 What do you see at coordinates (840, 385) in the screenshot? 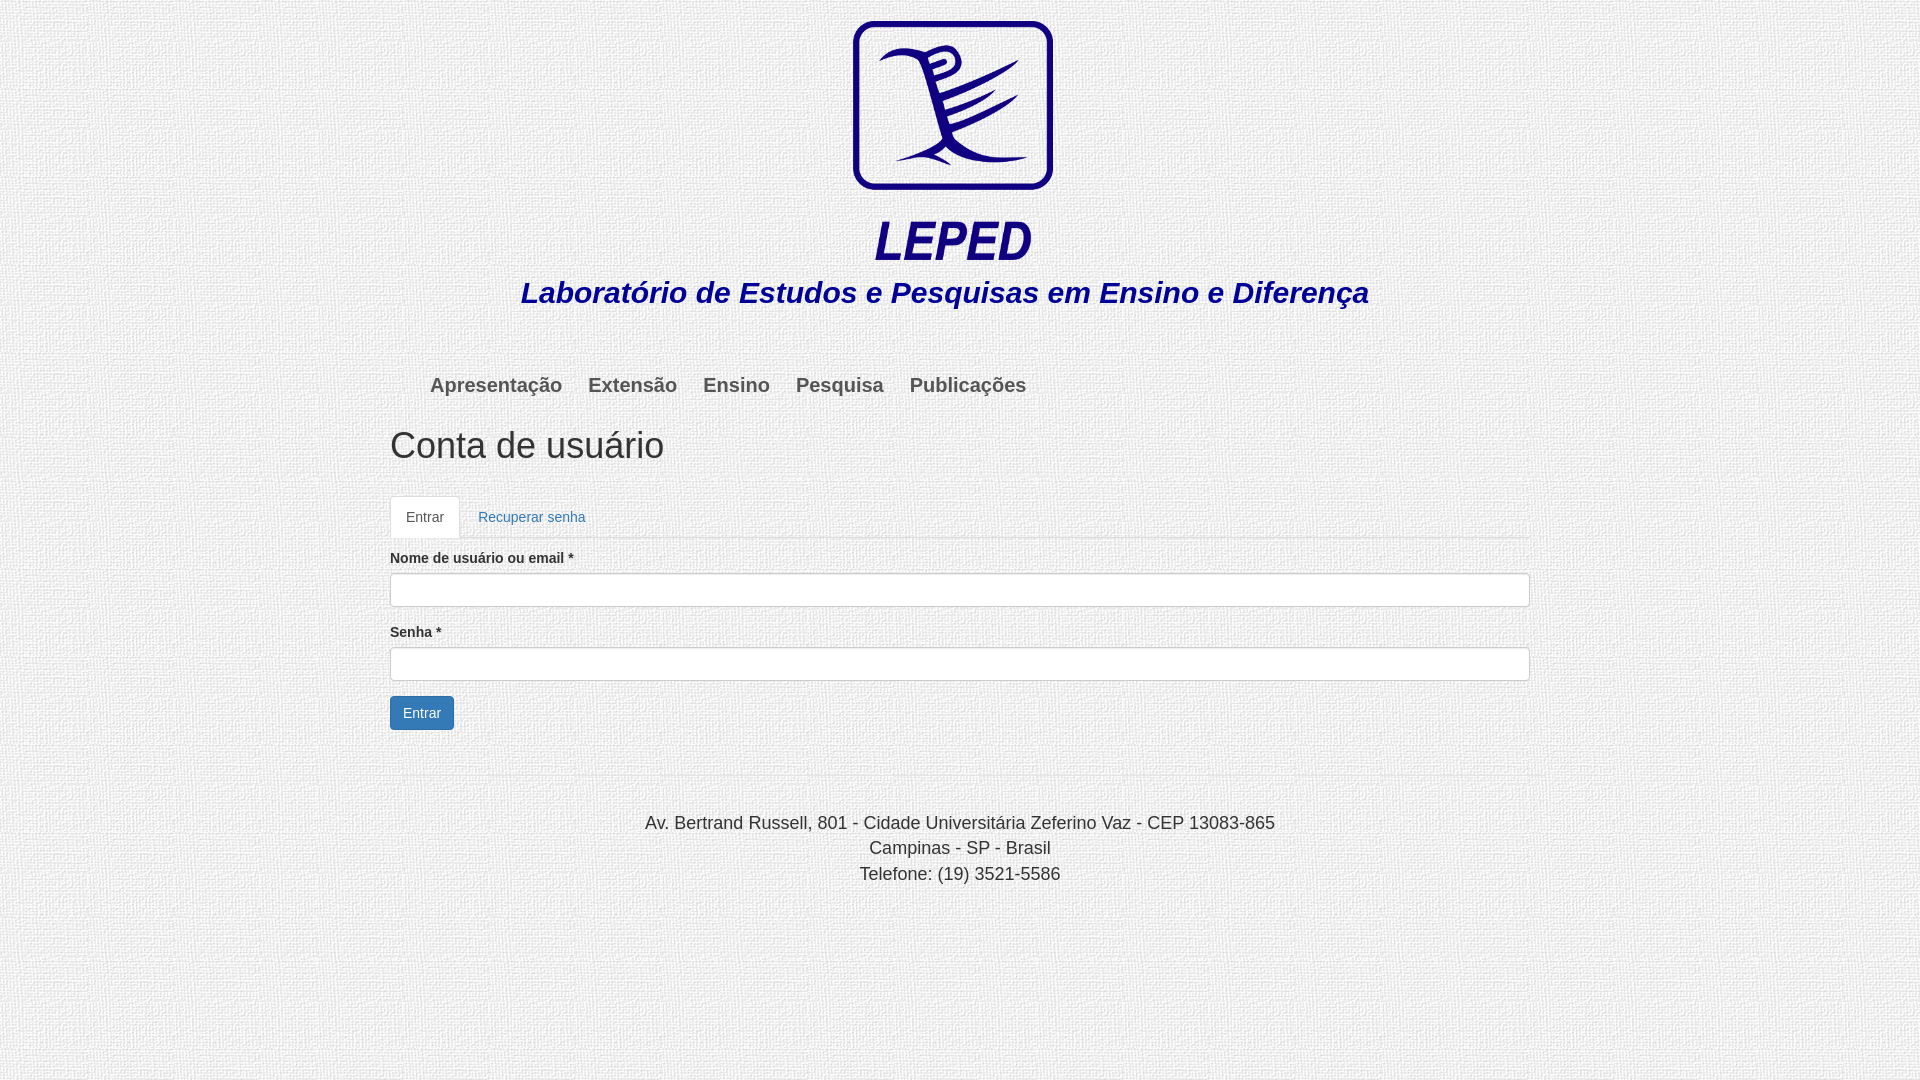
I see `'Pesquisa'` at bounding box center [840, 385].